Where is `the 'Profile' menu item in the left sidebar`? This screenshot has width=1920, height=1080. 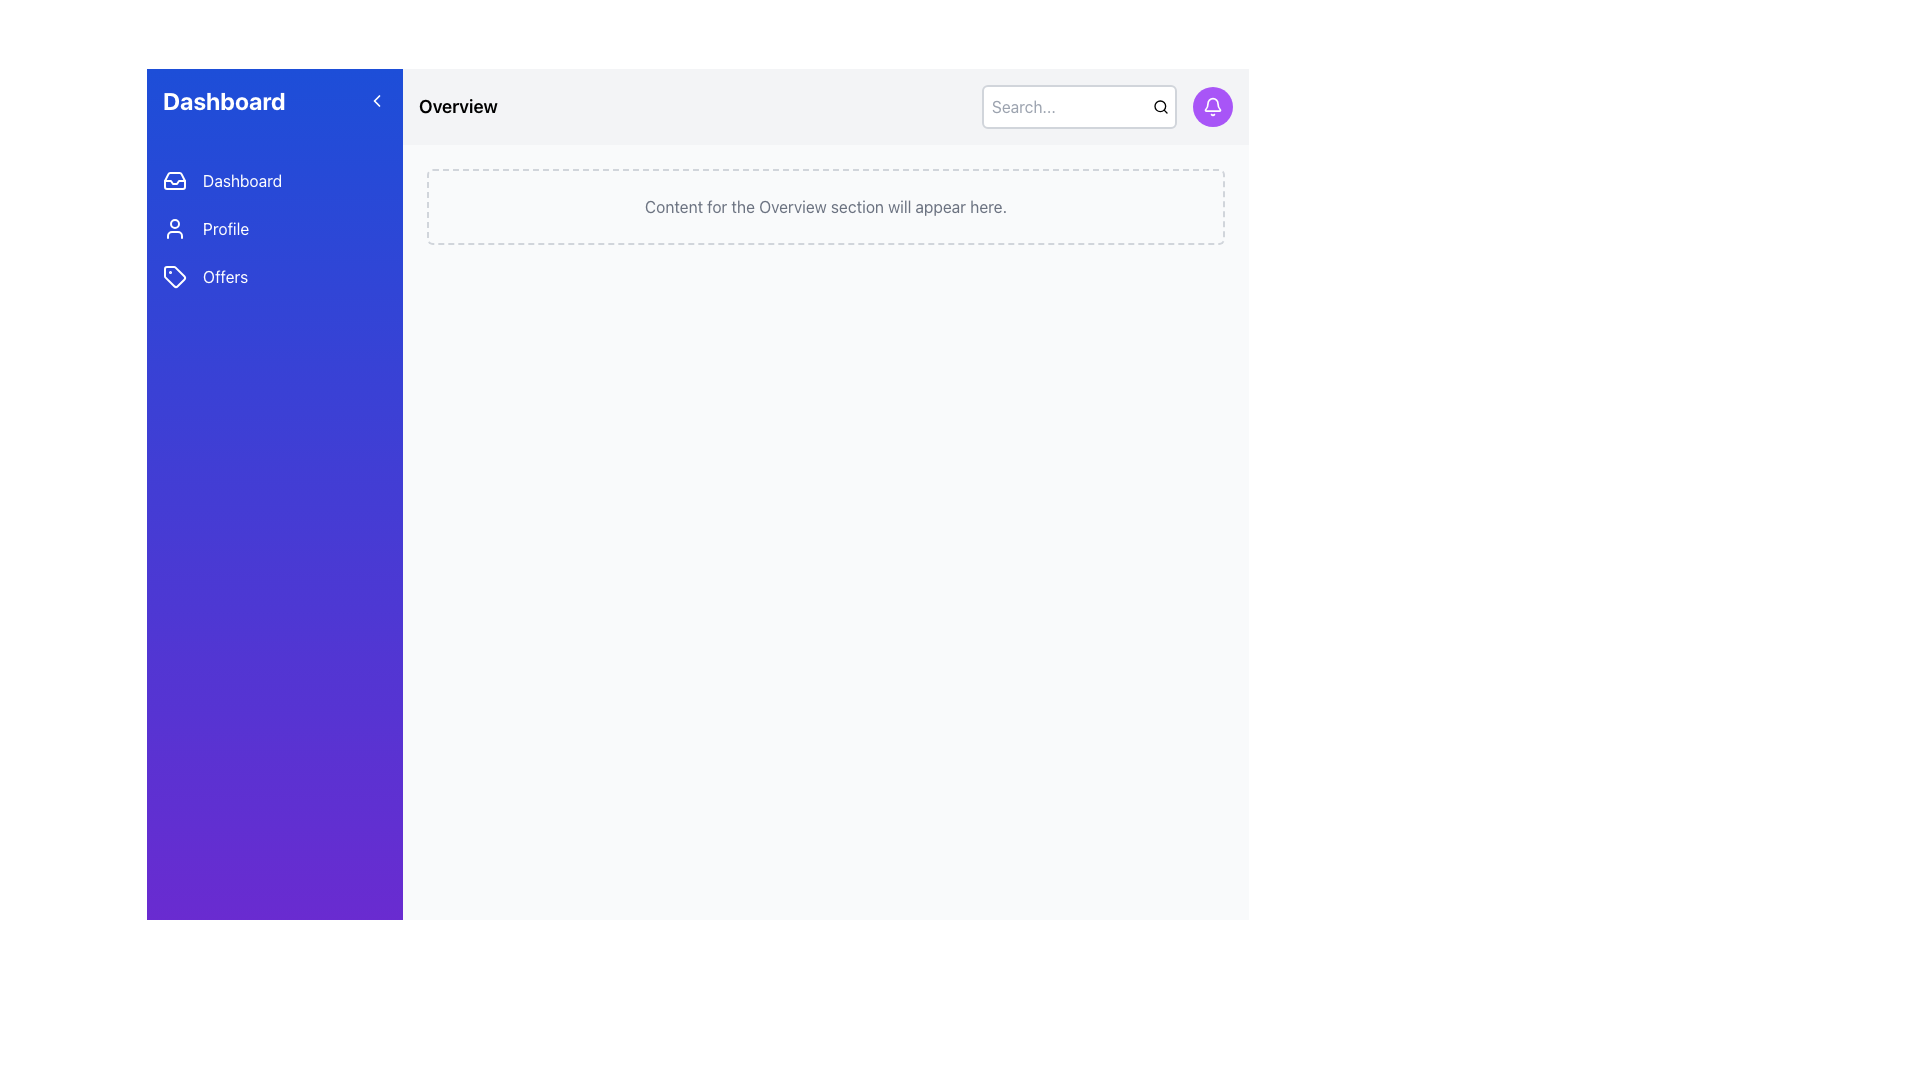 the 'Profile' menu item in the left sidebar is located at coordinates (273, 227).